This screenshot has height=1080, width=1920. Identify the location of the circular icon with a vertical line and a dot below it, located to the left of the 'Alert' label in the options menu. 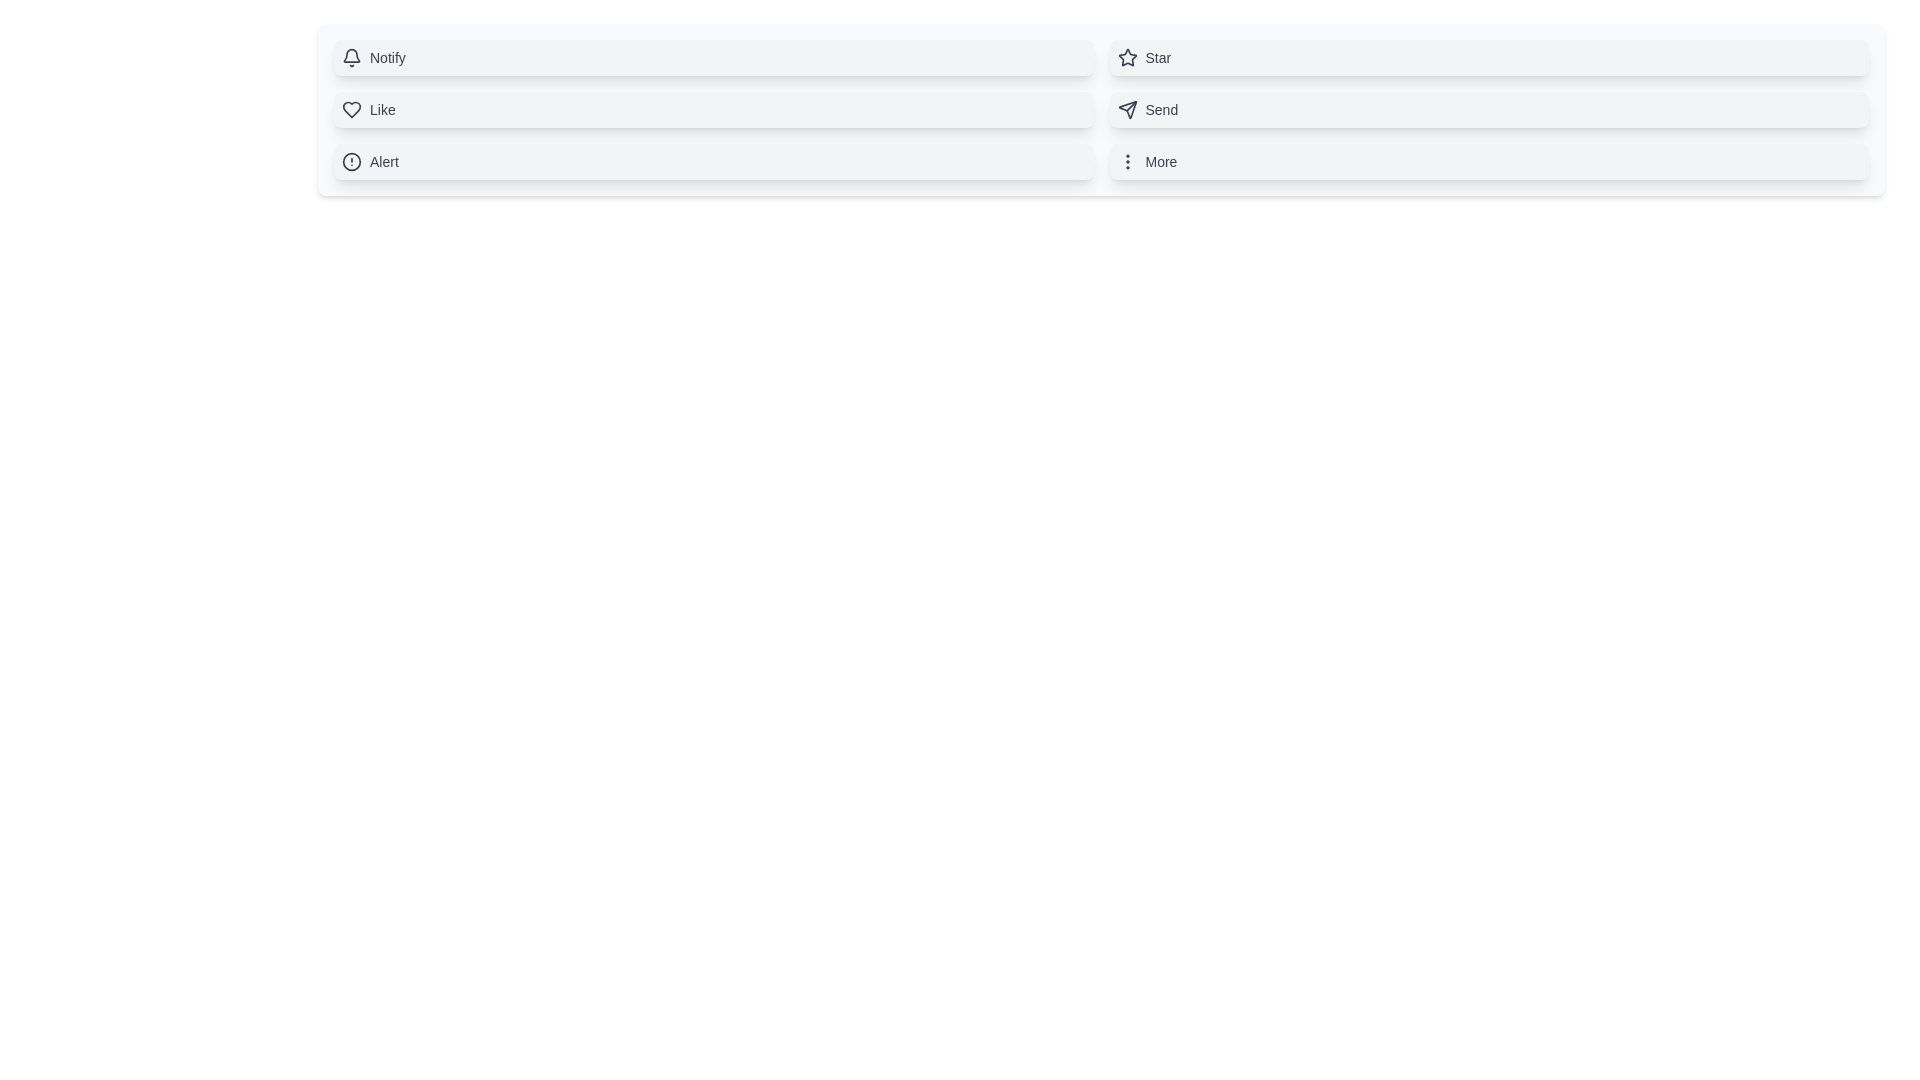
(351, 161).